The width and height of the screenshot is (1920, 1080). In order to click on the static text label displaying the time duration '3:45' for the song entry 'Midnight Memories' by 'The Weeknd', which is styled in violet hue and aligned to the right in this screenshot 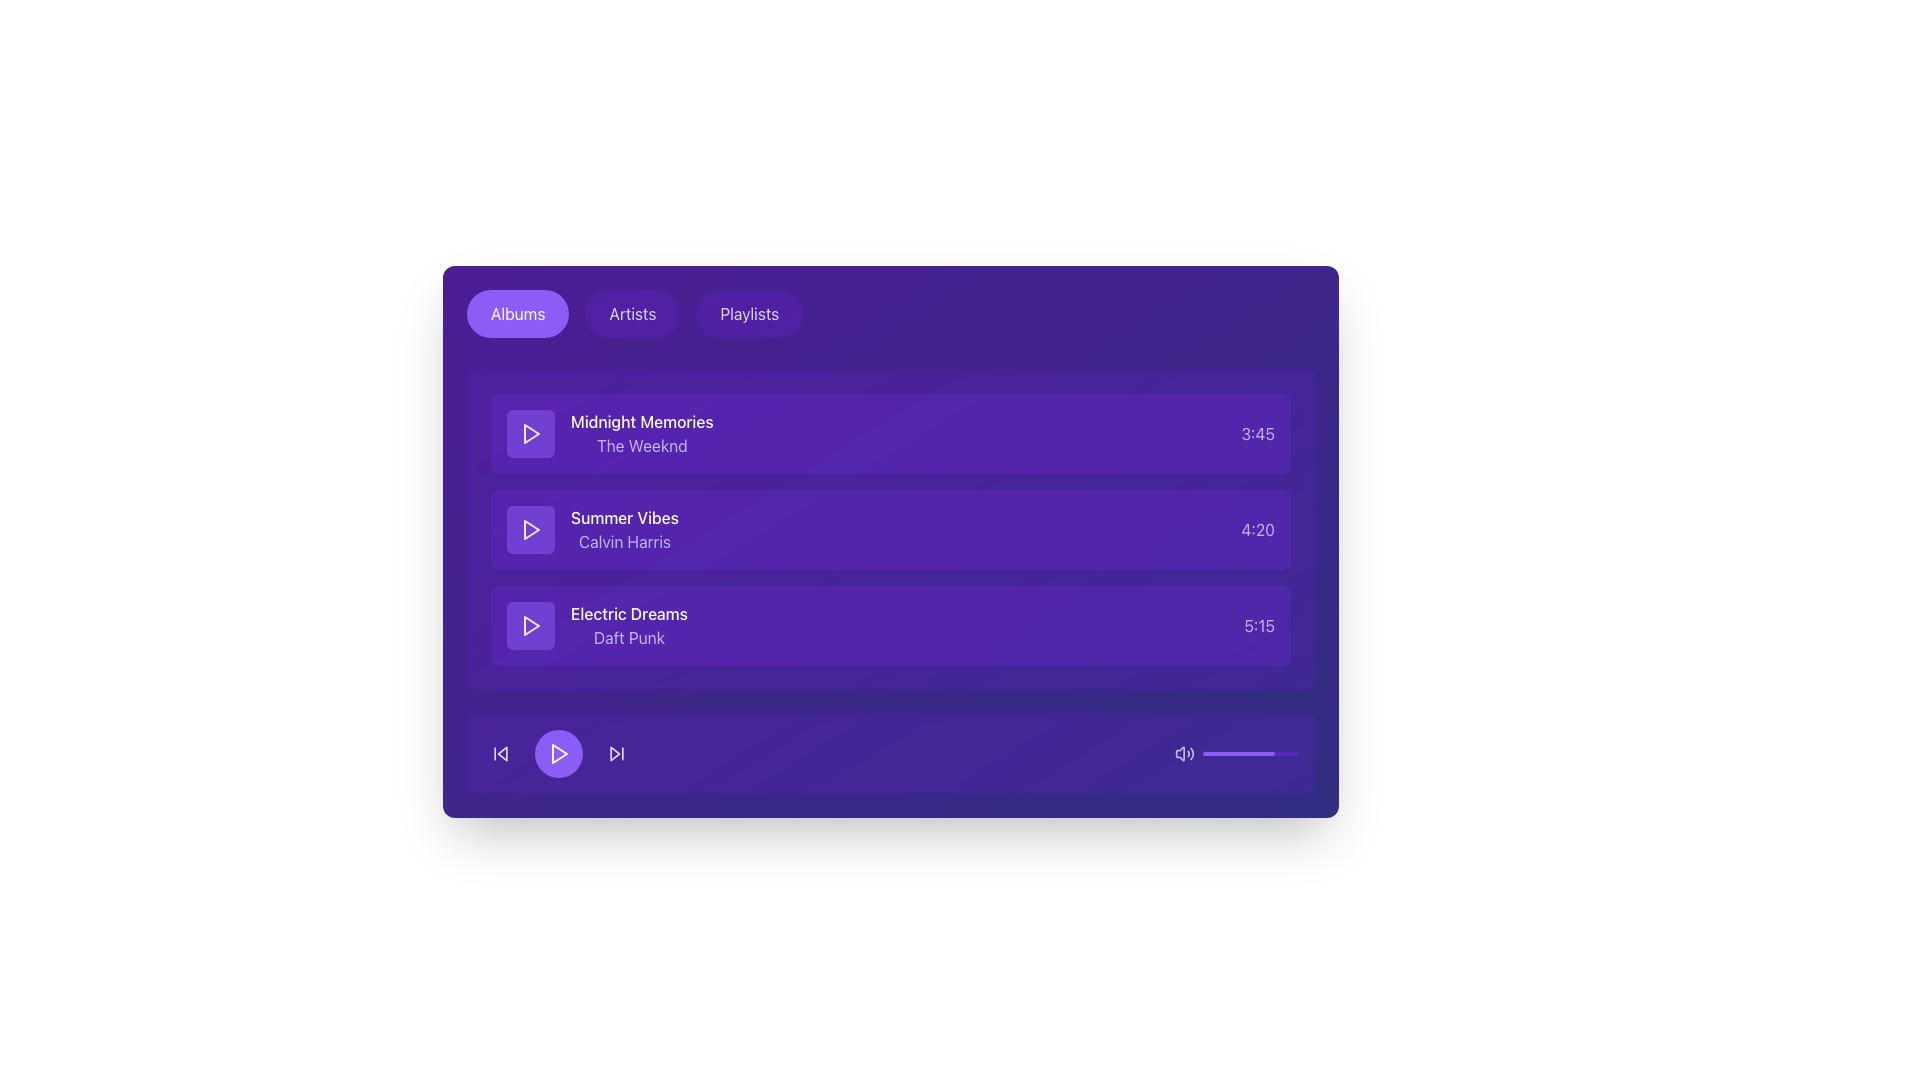, I will do `click(1257, 433)`.